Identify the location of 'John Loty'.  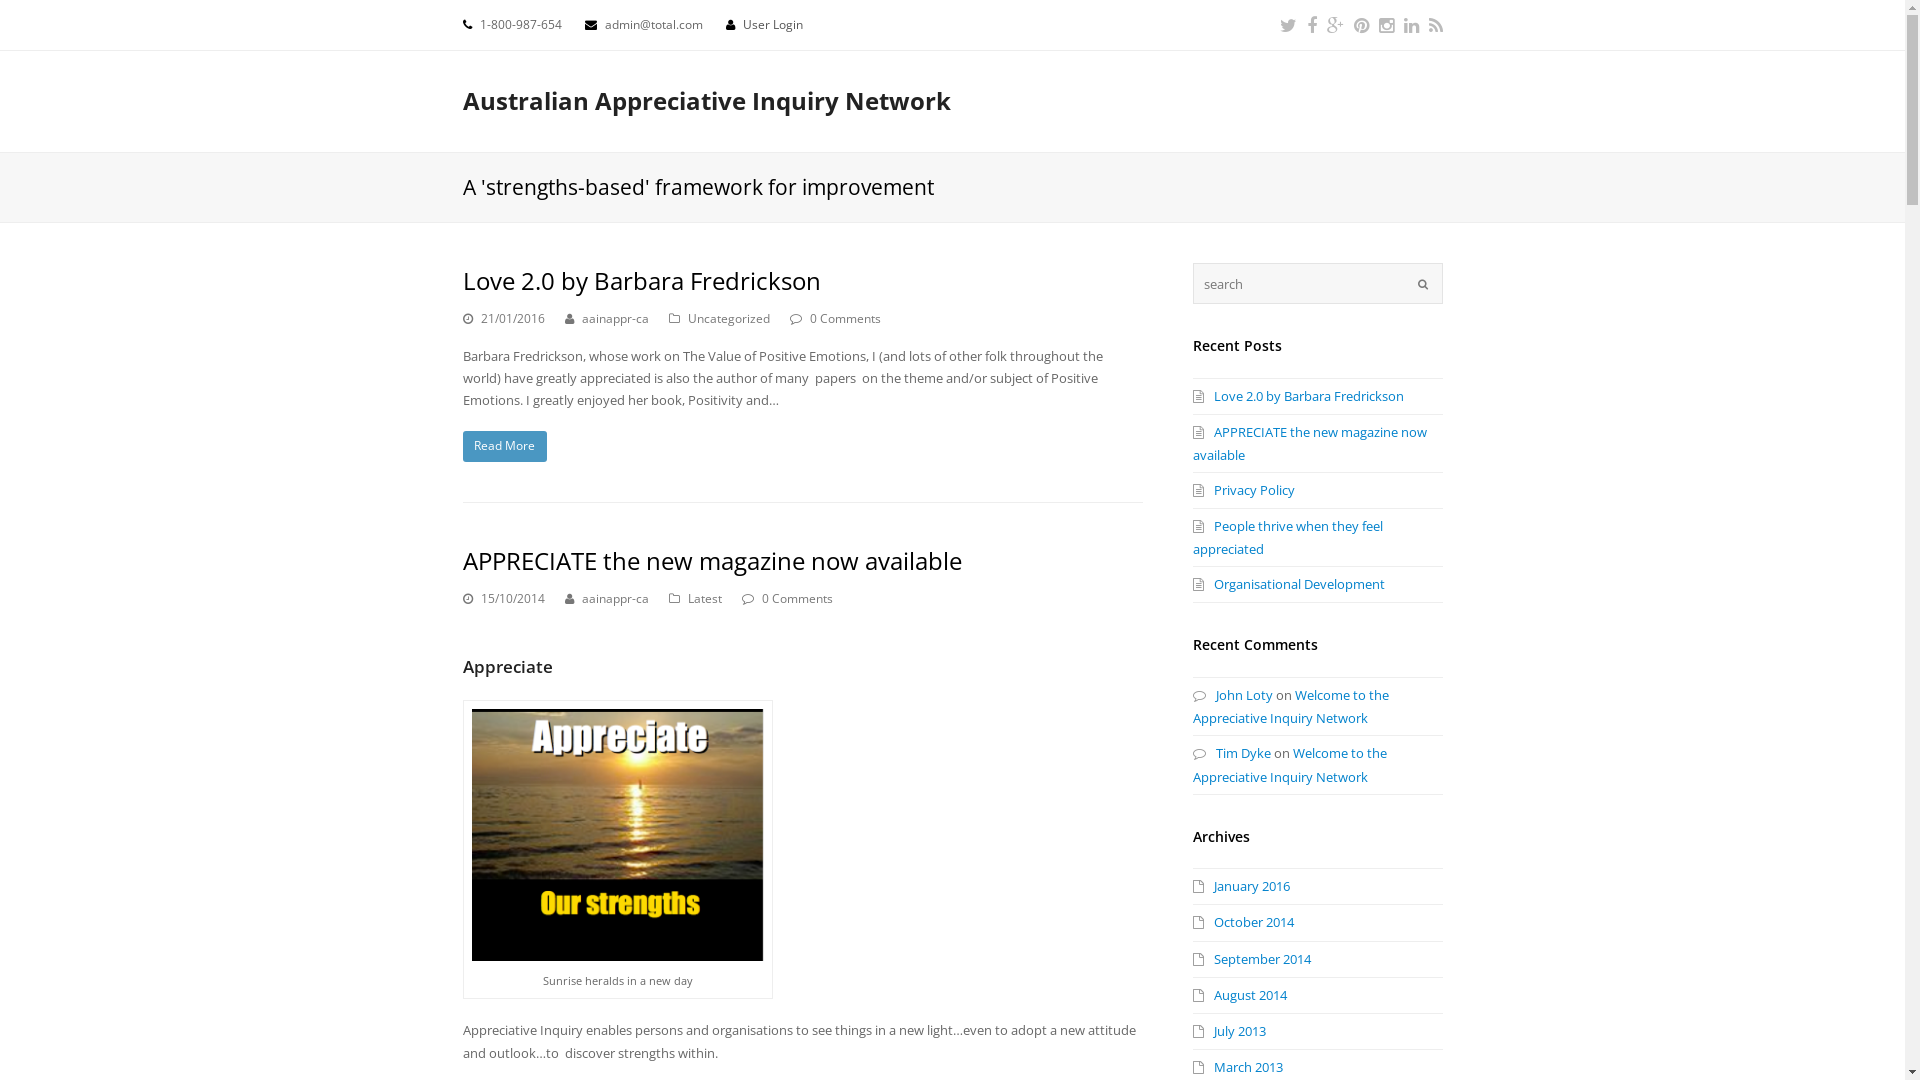
(1231, 693).